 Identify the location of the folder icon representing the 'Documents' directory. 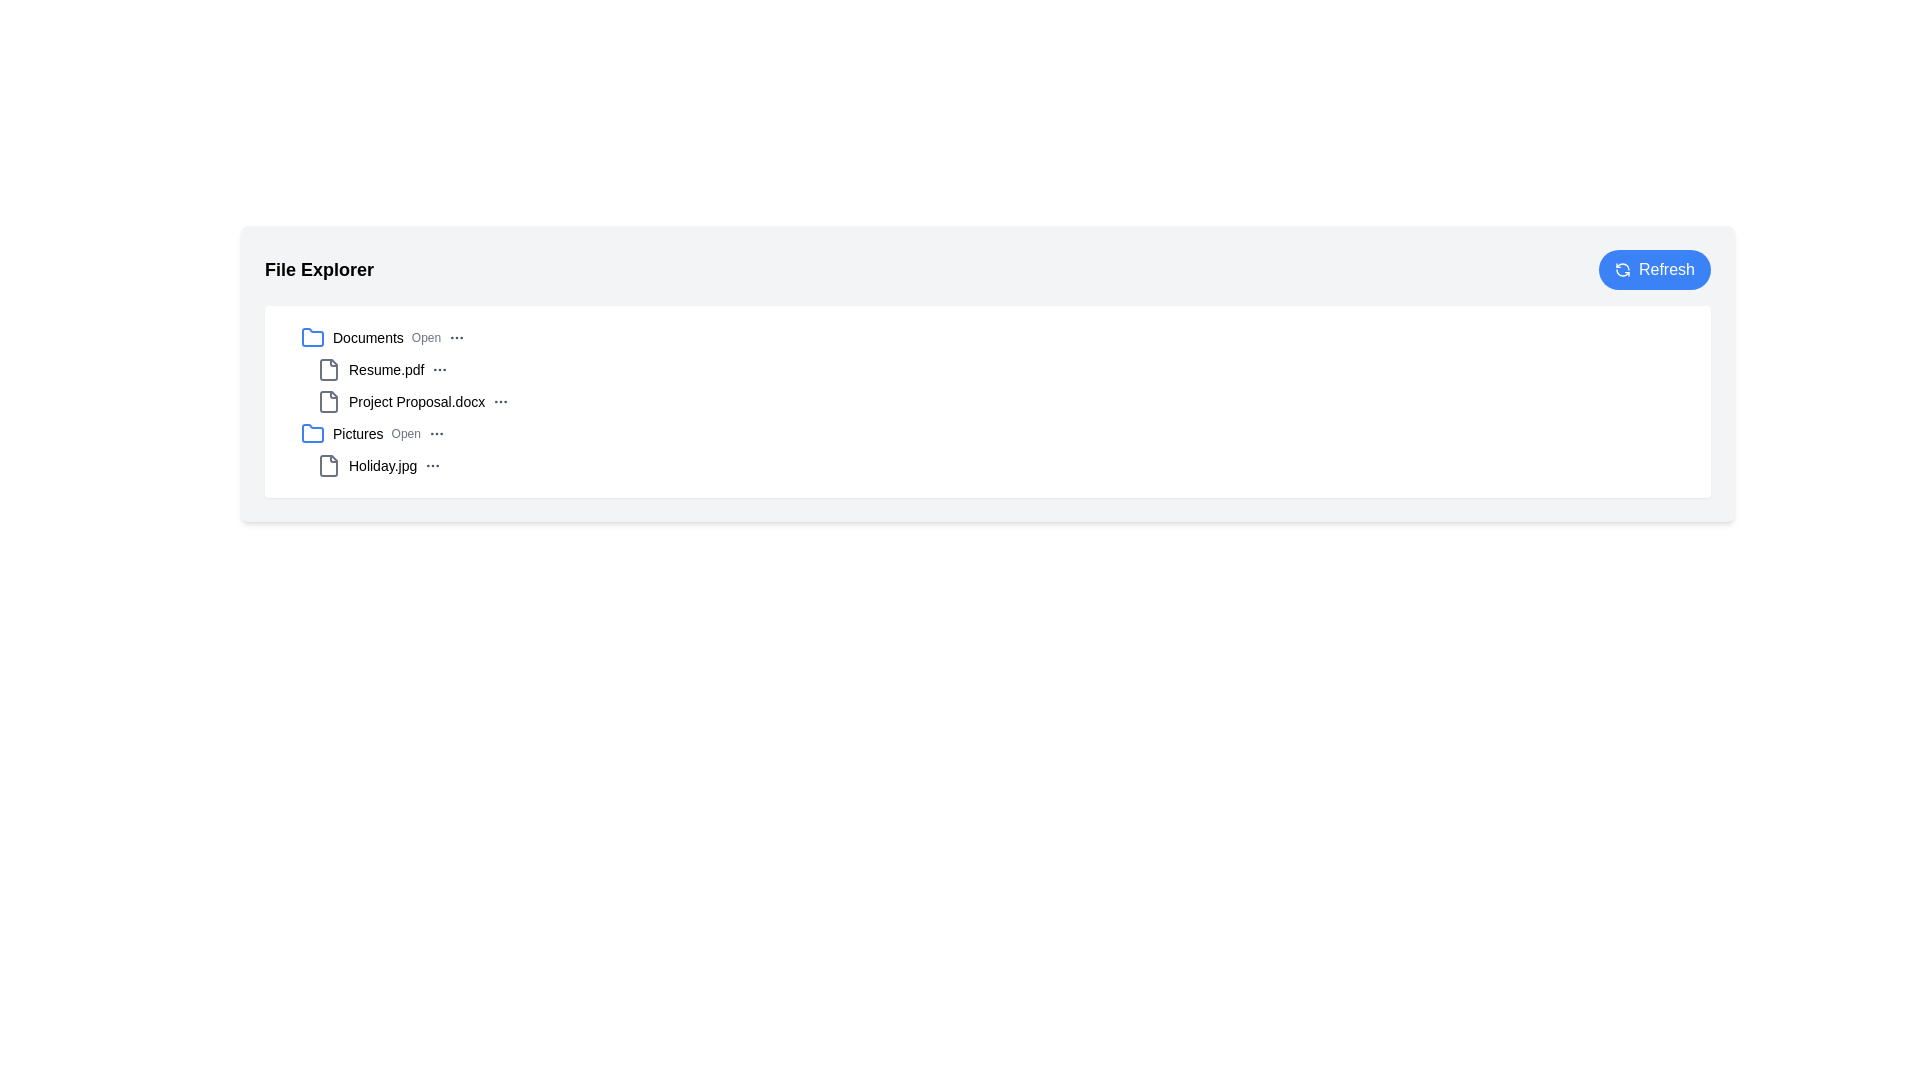
(311, 336).